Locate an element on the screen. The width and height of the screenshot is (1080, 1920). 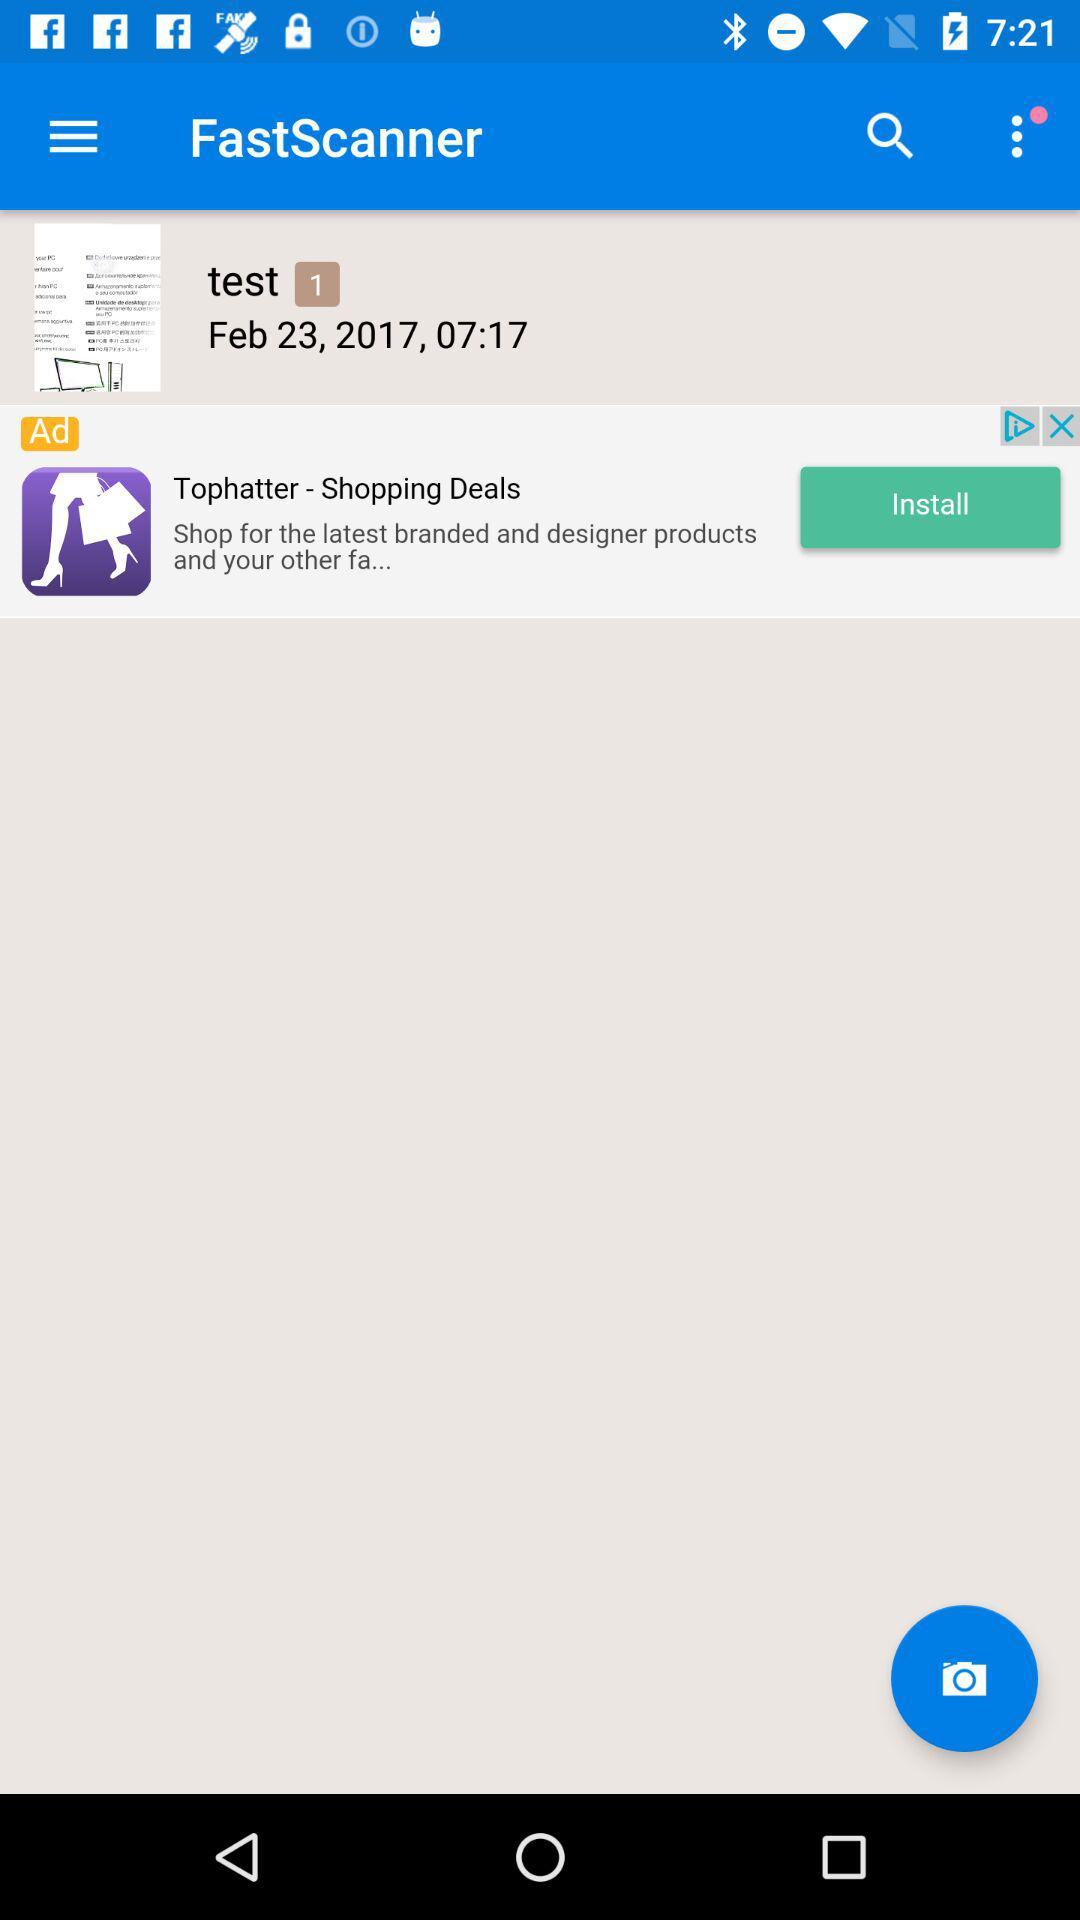
search of the app is located at coordinates (890, 135).